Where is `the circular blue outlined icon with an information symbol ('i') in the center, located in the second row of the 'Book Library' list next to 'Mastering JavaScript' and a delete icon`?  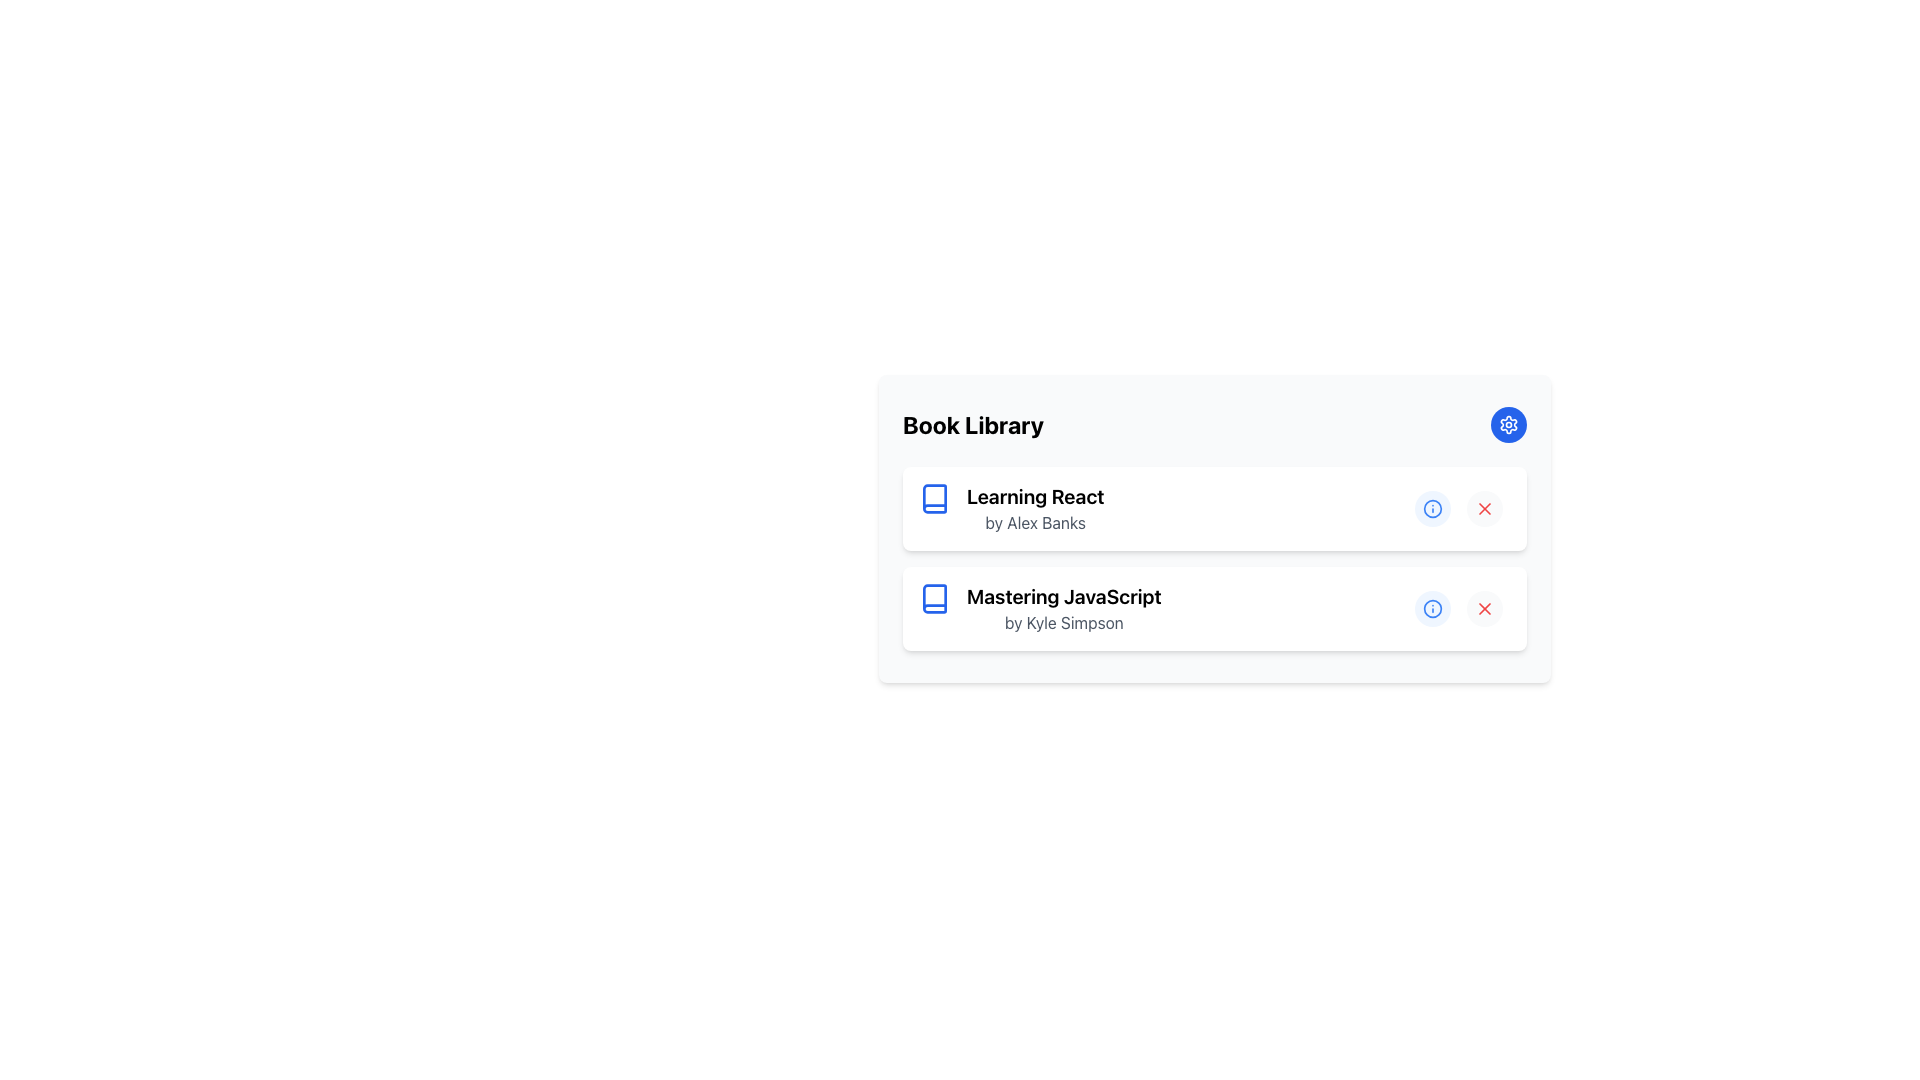 the circular blue outlined icon with an information symbol ('i') in the center, located in the second row of the 'Book Library' list next to 'Mastering JavaScript' and a delete icon is located at coordinates (1432, 508).